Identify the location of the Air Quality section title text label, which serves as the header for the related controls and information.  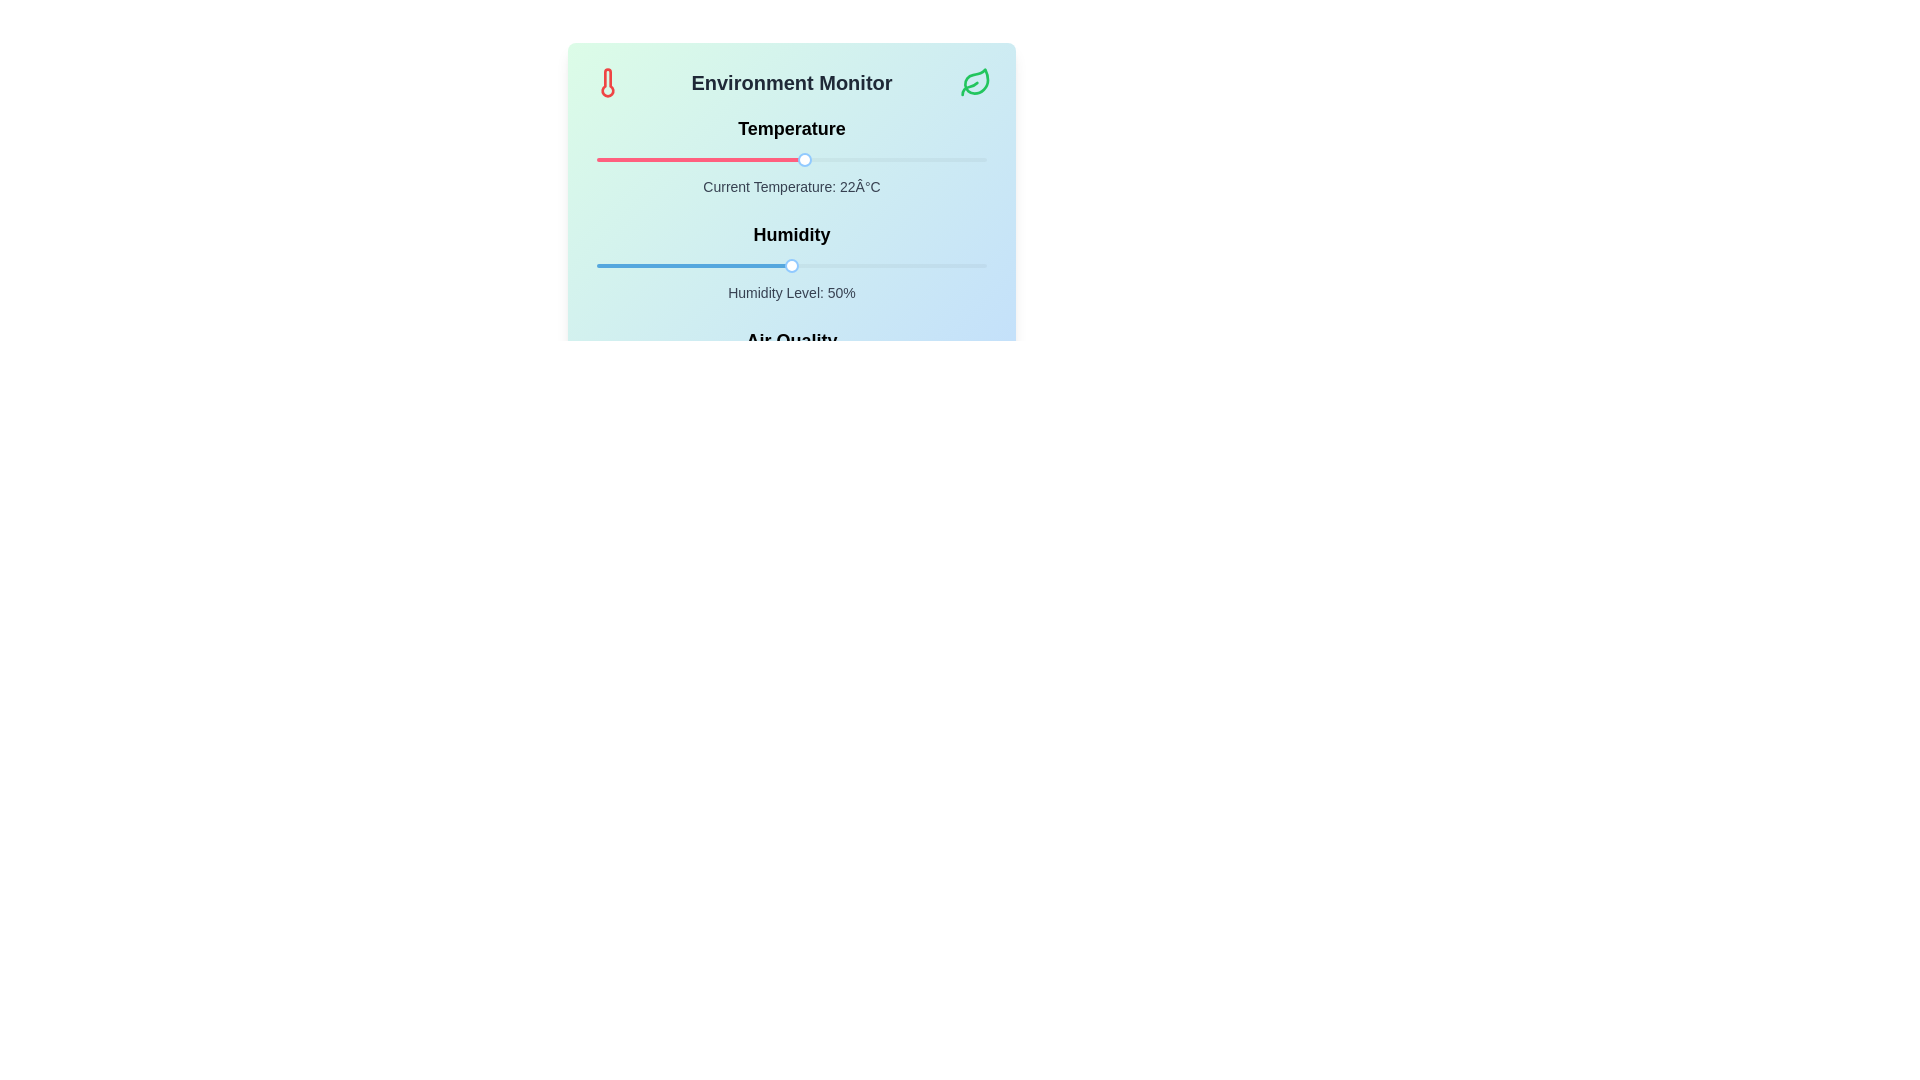
(791, 339).